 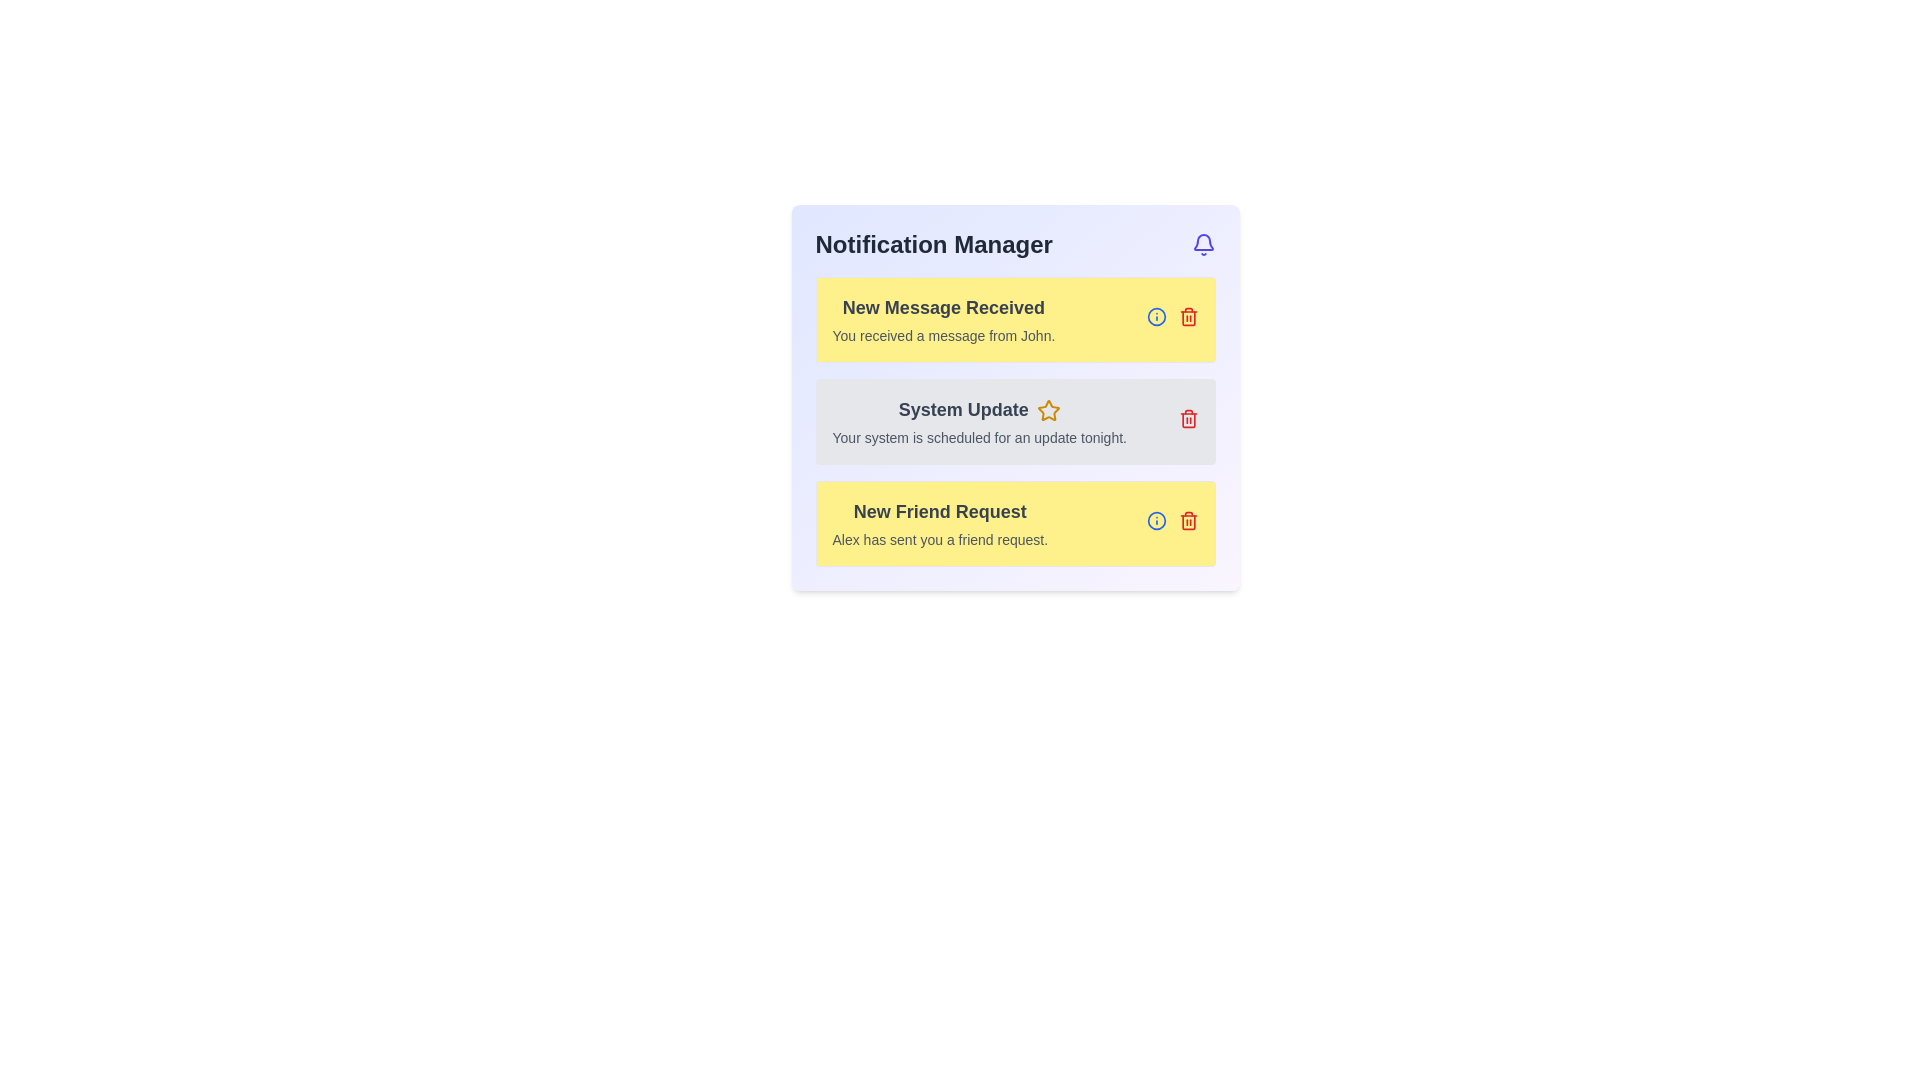 I want to click on text message displayed in the Text Label that says 'Alex has sent you a friend request.' located under the 'New Friend Request' header in the Notification Manager interface, so click(x=939, y=540).